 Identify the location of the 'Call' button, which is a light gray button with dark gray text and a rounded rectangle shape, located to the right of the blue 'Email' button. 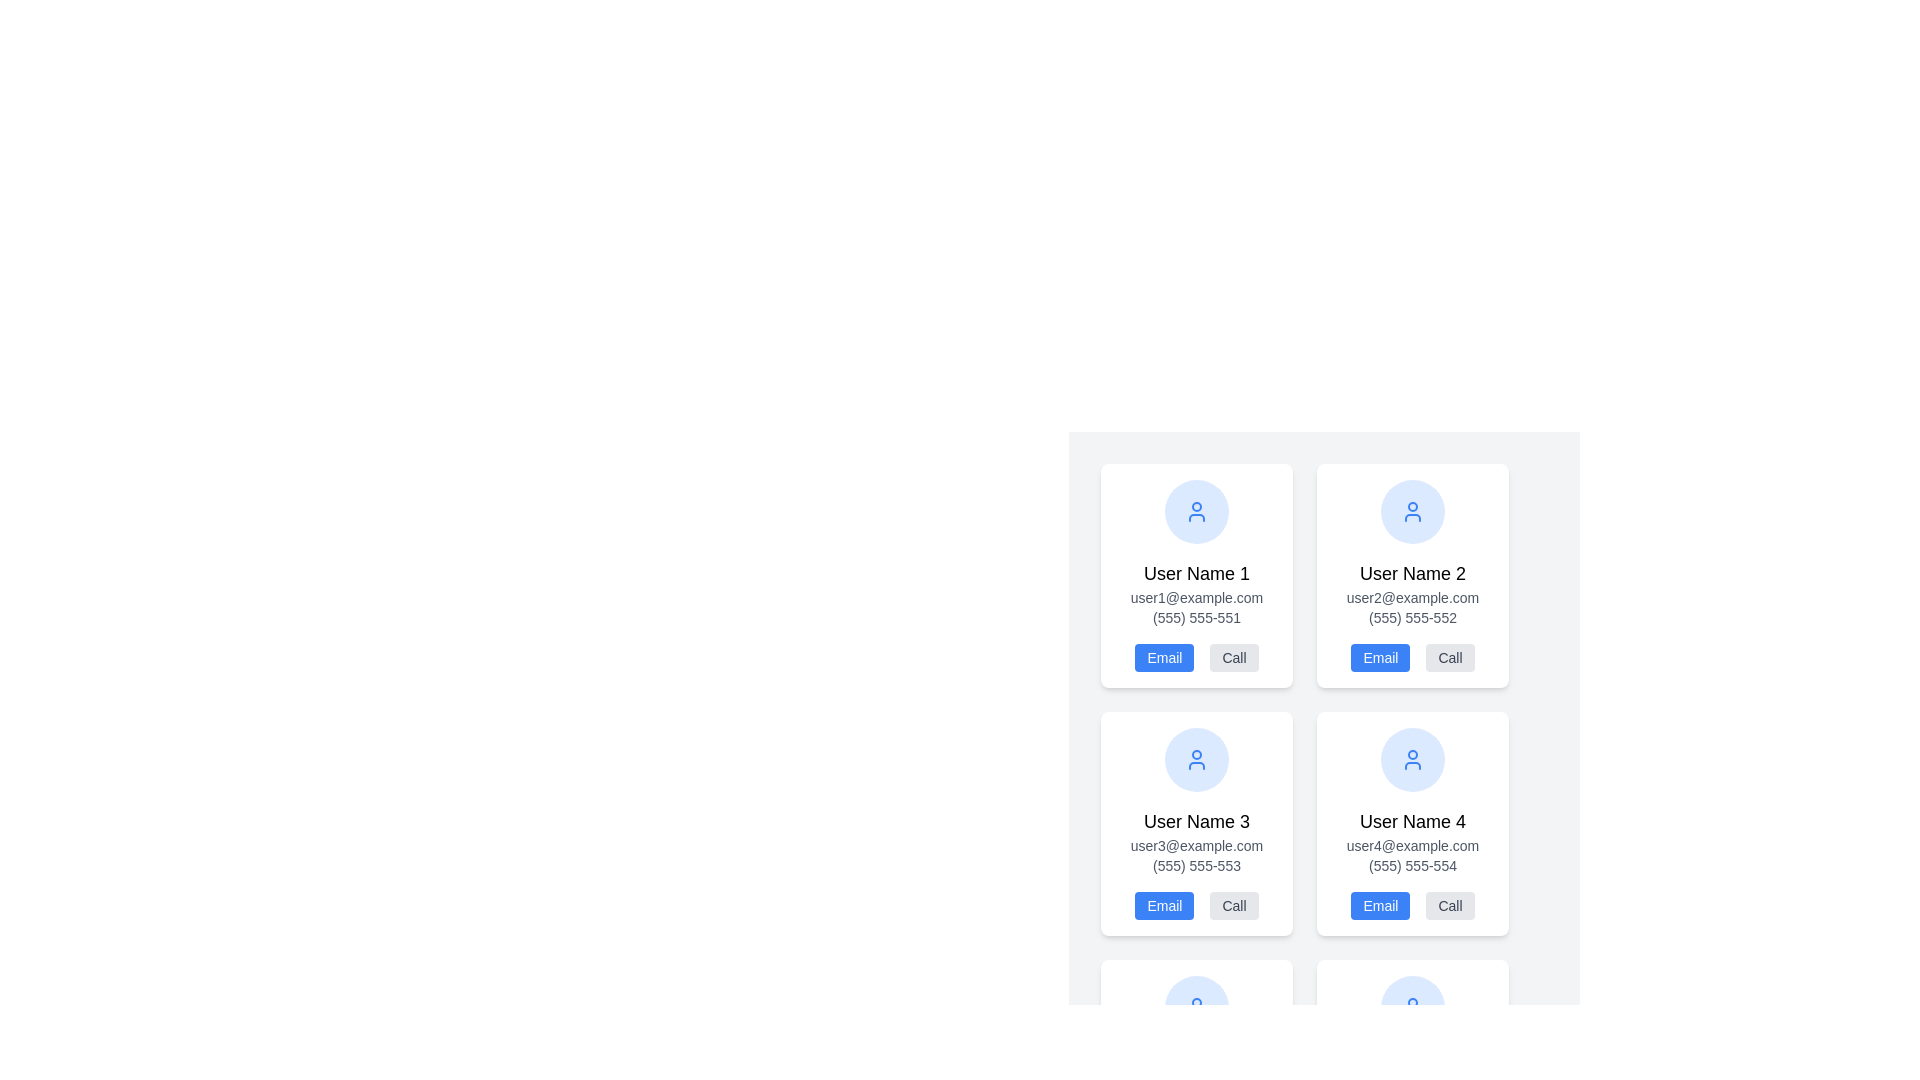
(1450, 658).